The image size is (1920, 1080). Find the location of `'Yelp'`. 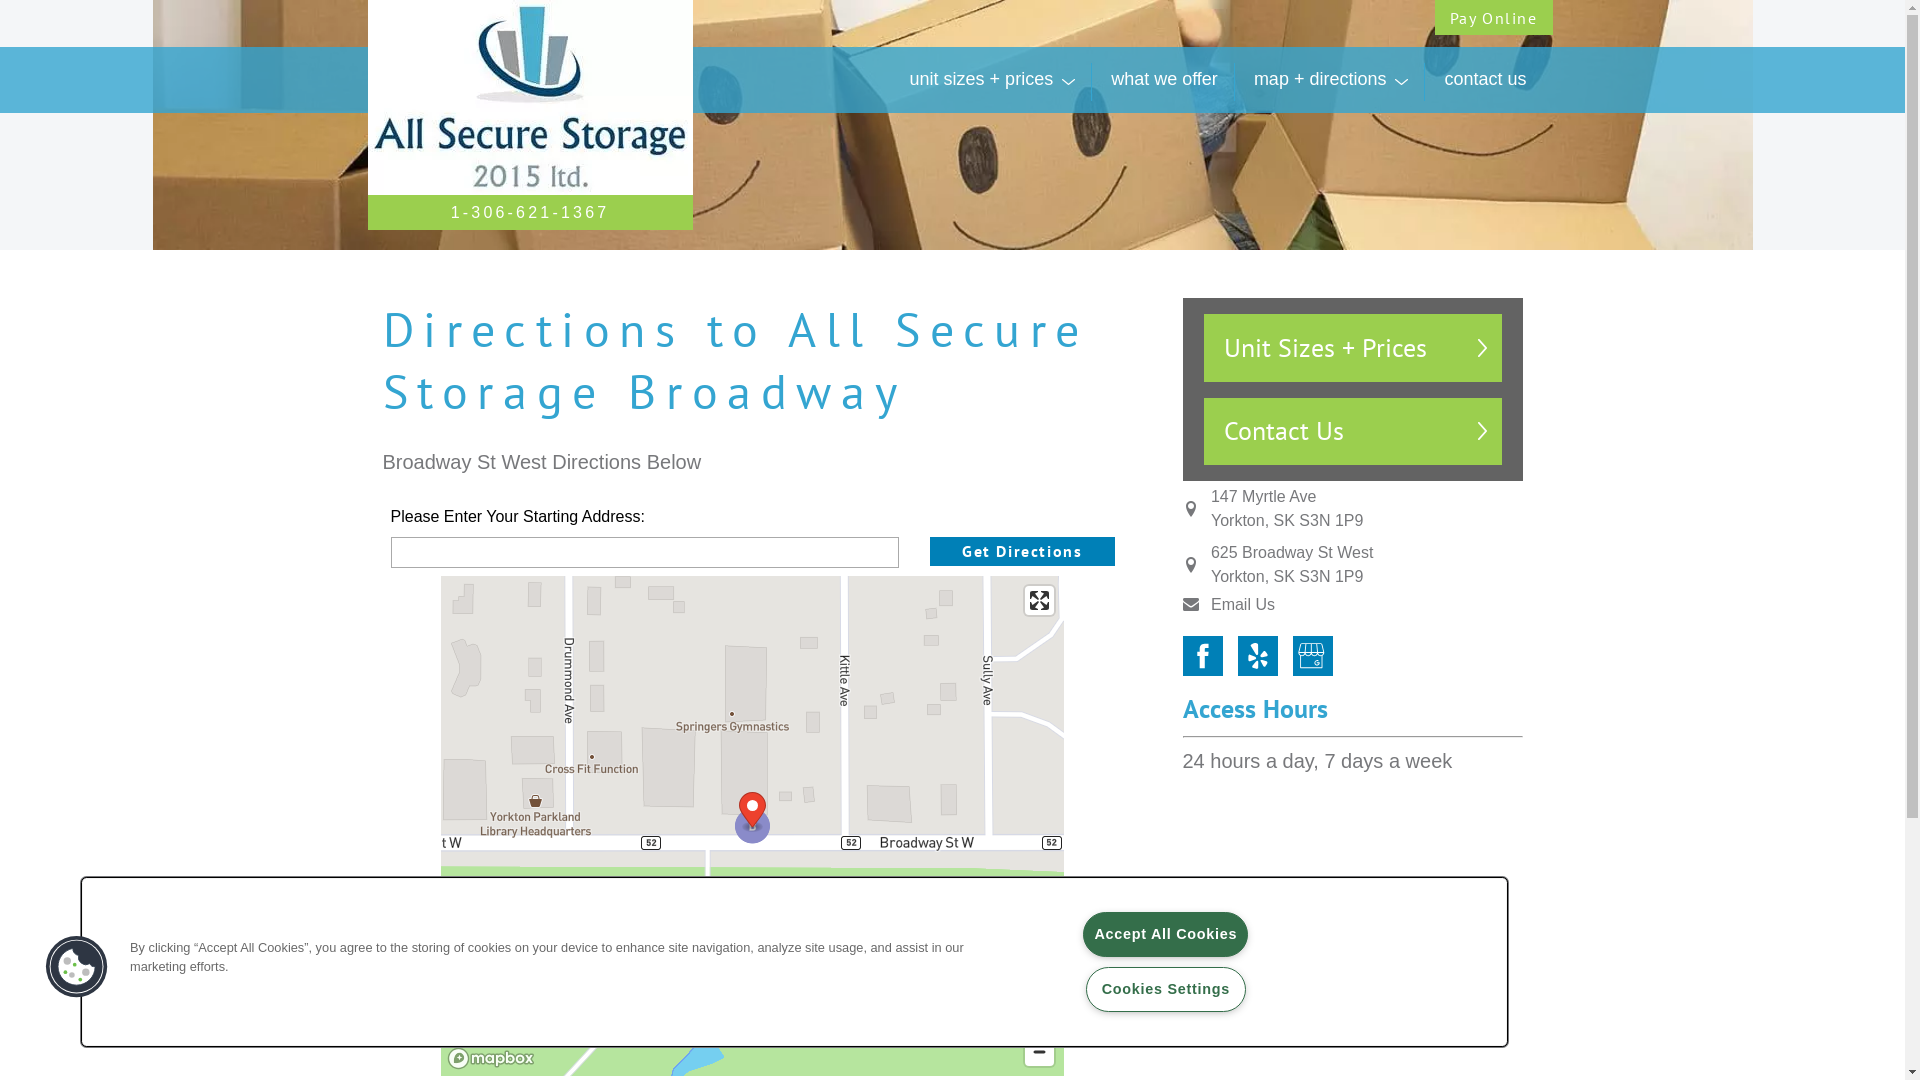

'Yelp' is located at coordinates (1256, 655).